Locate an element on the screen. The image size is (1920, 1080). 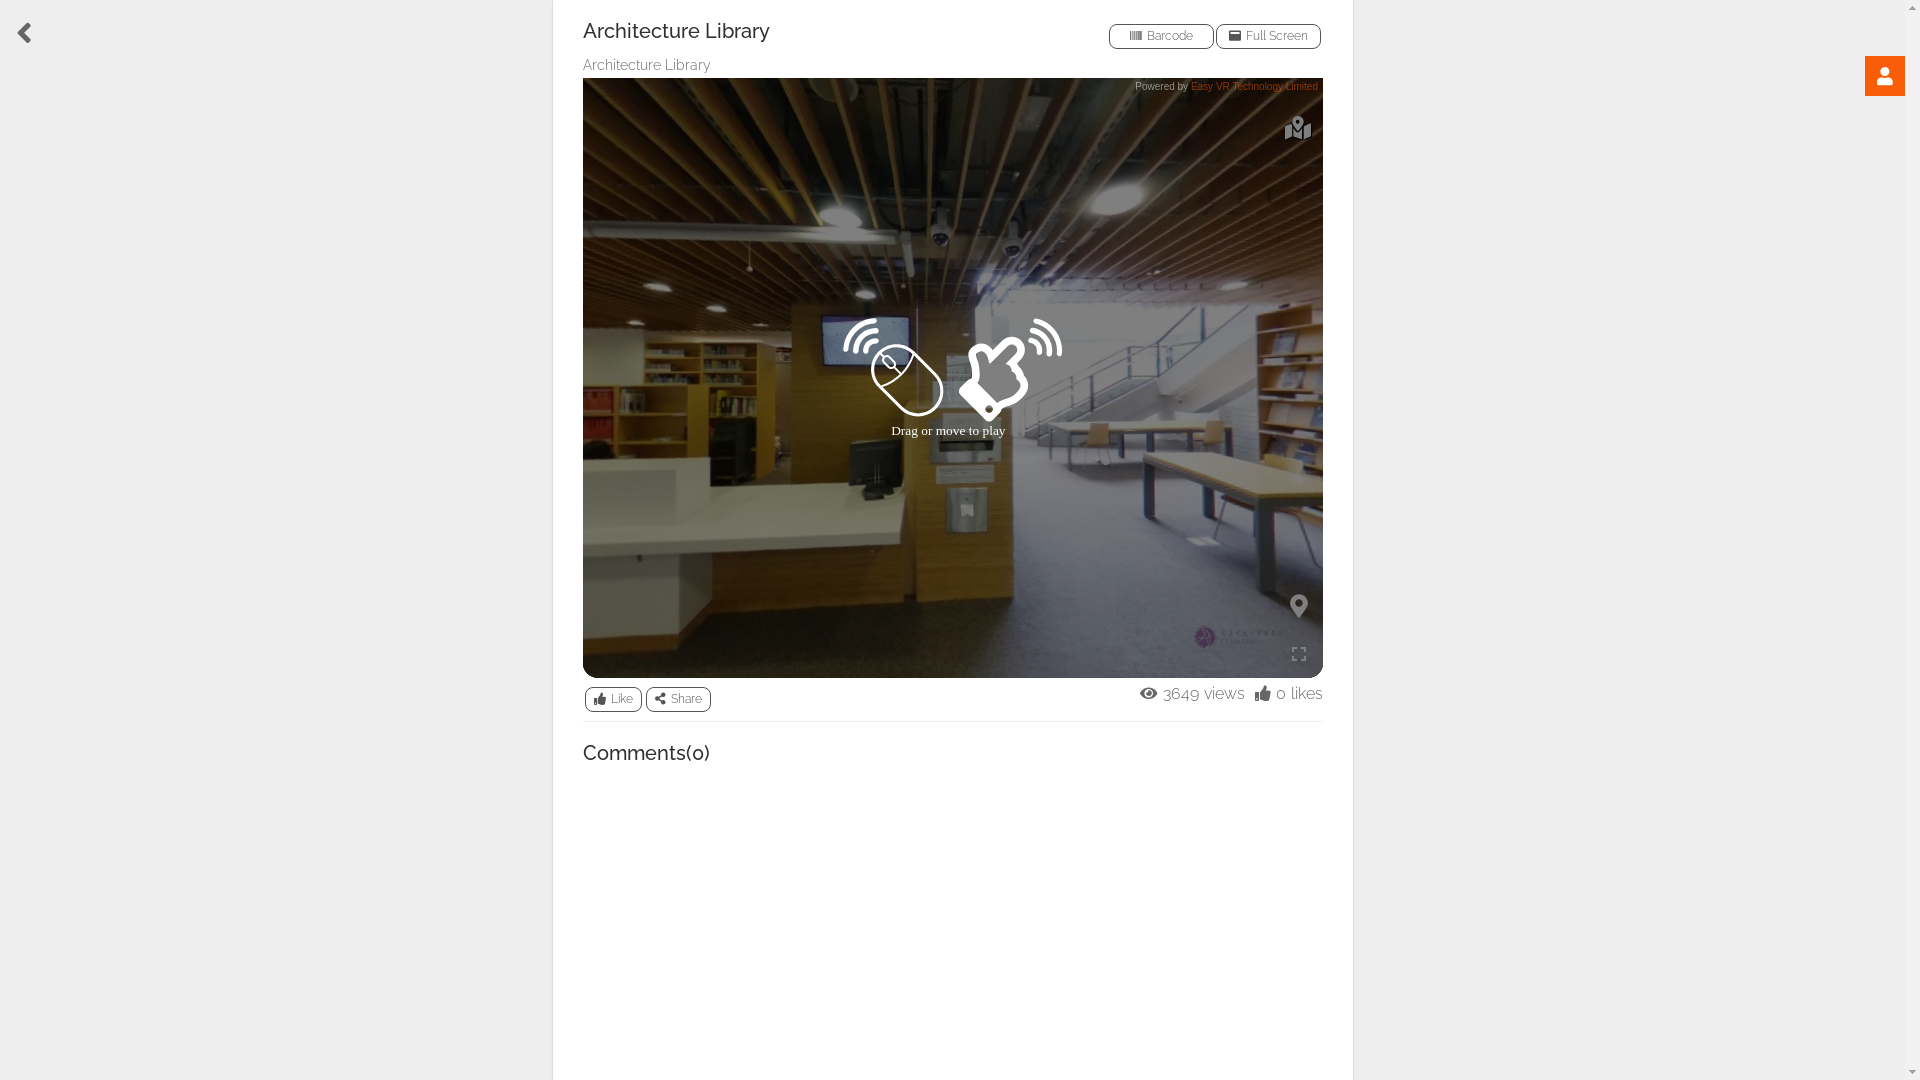
'Barcode' is located at coordinates (1160, 36).